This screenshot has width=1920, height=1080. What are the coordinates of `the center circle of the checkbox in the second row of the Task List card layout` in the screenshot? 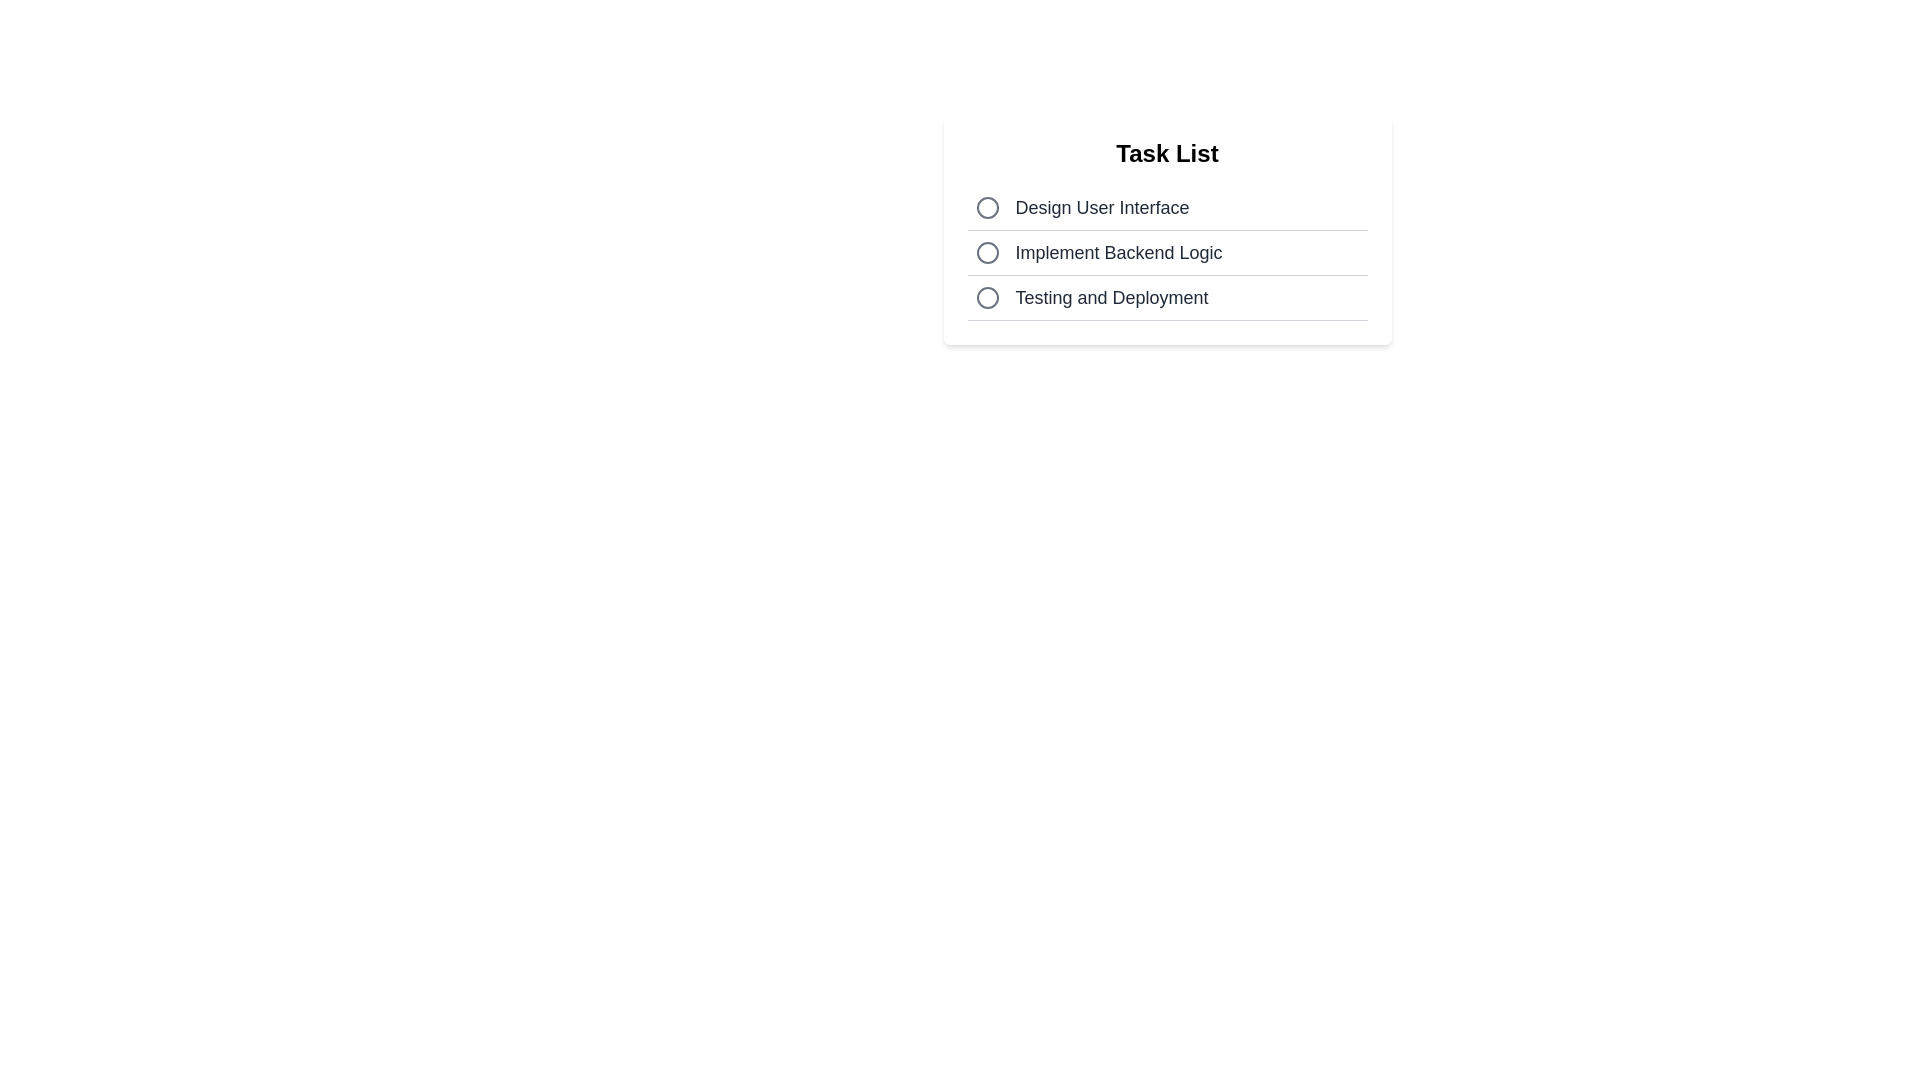 It's located at (987, 252).